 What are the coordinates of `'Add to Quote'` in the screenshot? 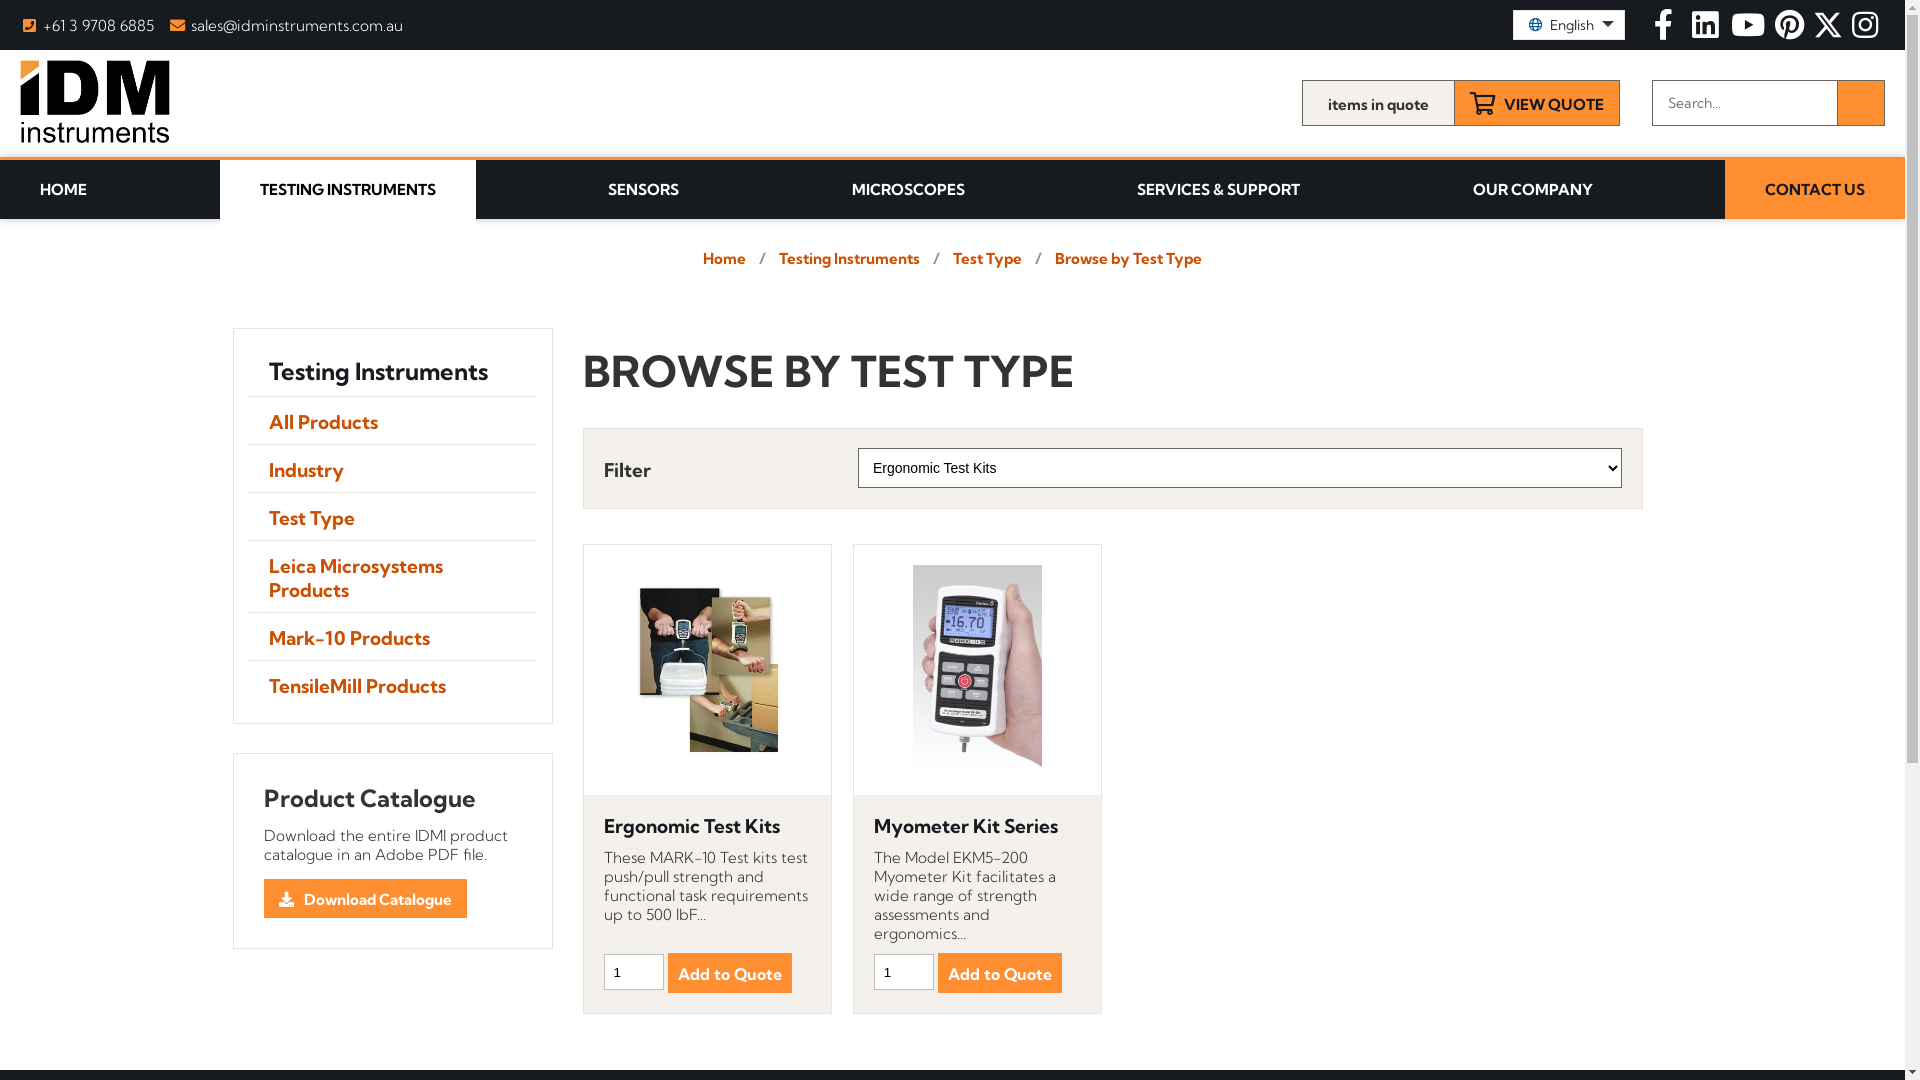 It's located at (667, 971).